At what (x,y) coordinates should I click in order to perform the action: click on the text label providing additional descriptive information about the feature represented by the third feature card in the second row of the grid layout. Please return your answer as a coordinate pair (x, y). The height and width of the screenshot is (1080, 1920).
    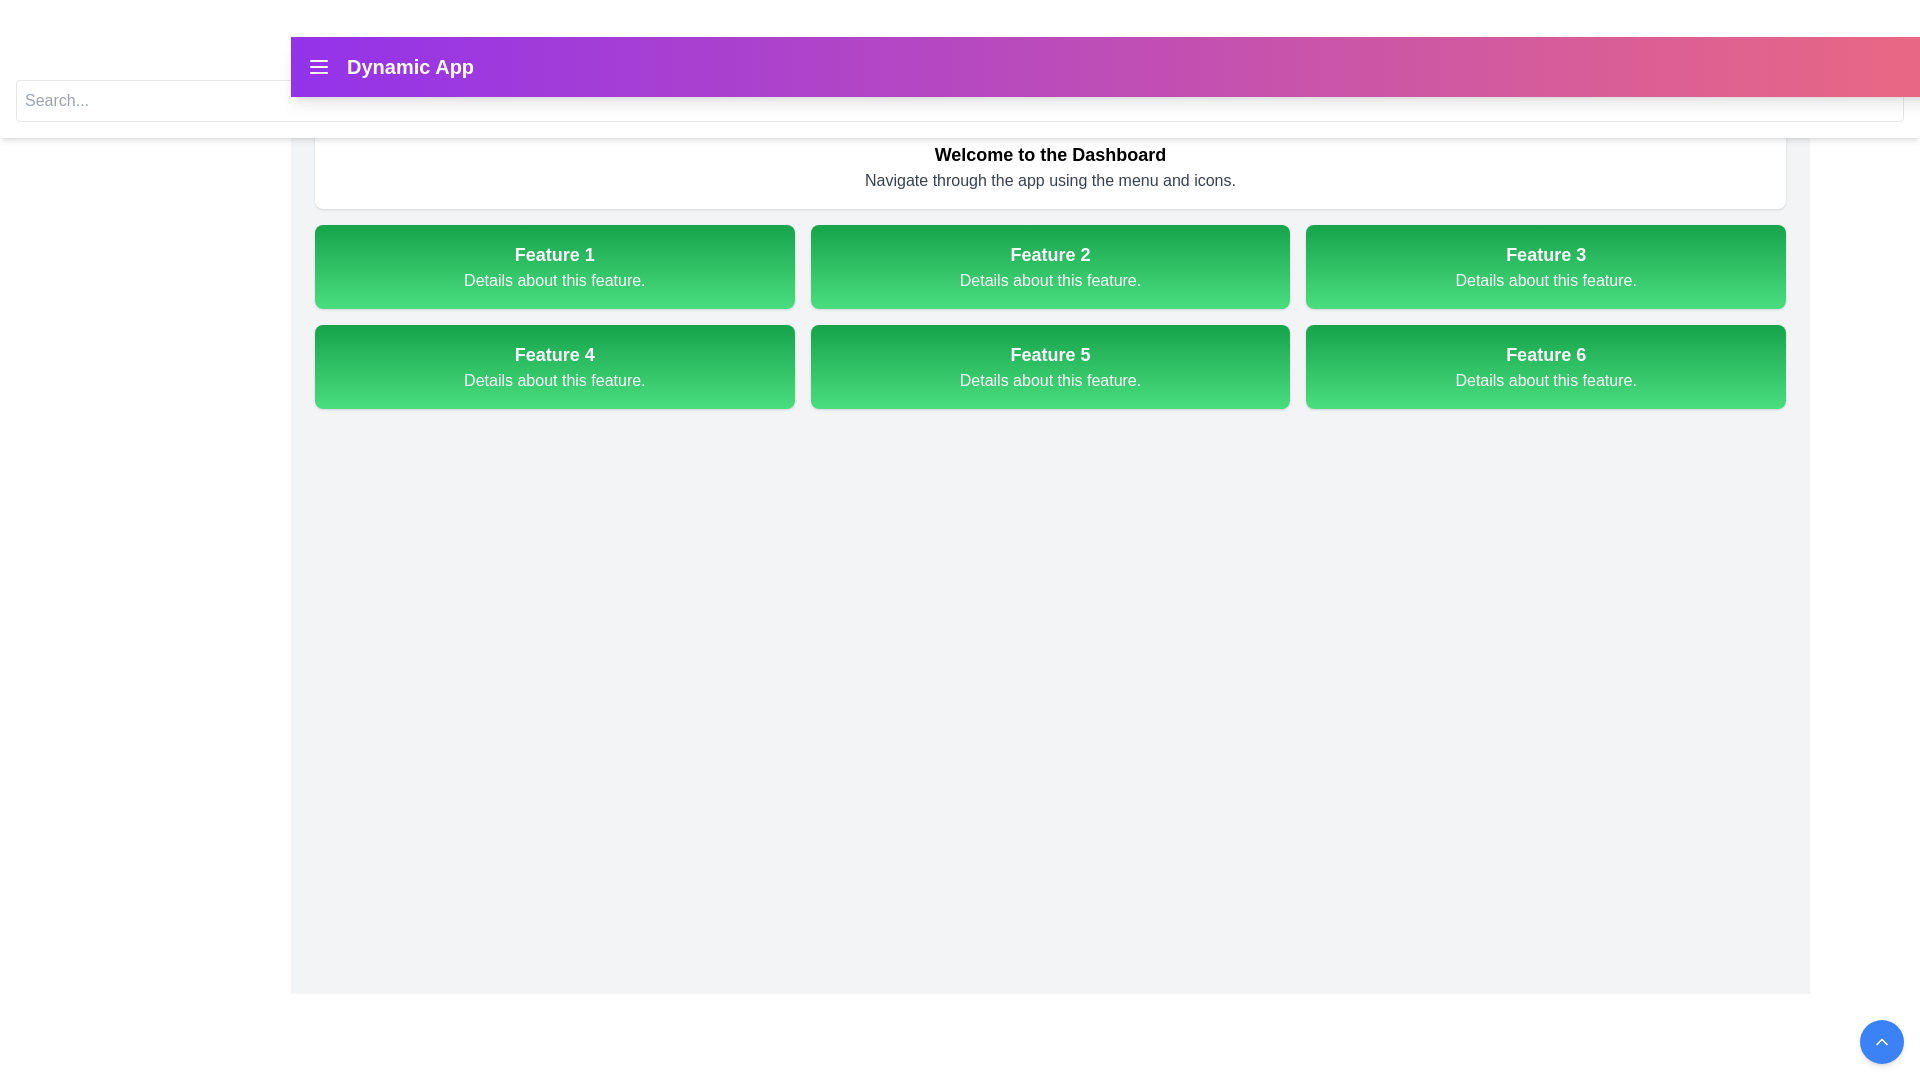
    Looking at the image, I should click on (1545, 281).